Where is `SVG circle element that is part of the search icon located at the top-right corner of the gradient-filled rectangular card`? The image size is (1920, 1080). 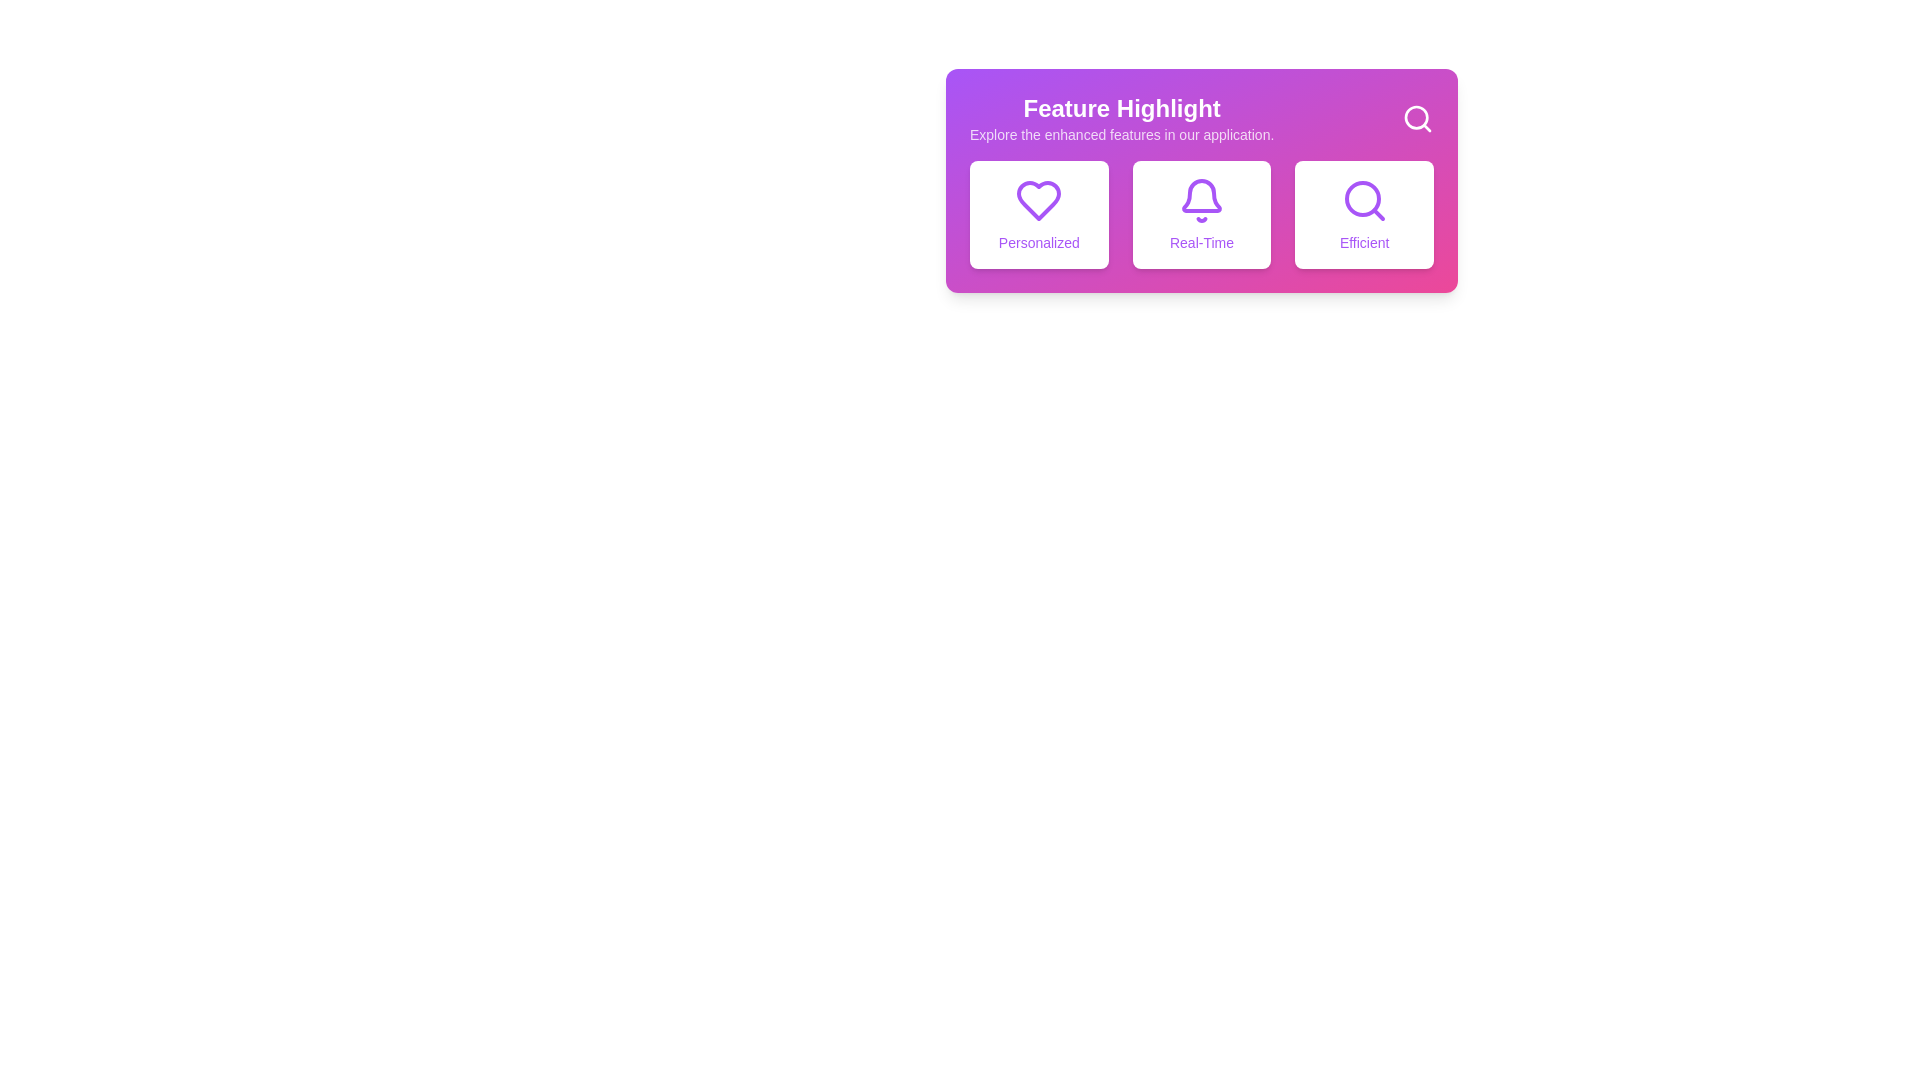 SVG circle element that is part of the search icon located at the top-right corner of the gradient-filled rectangular card is located at coordinates (1415, 117).